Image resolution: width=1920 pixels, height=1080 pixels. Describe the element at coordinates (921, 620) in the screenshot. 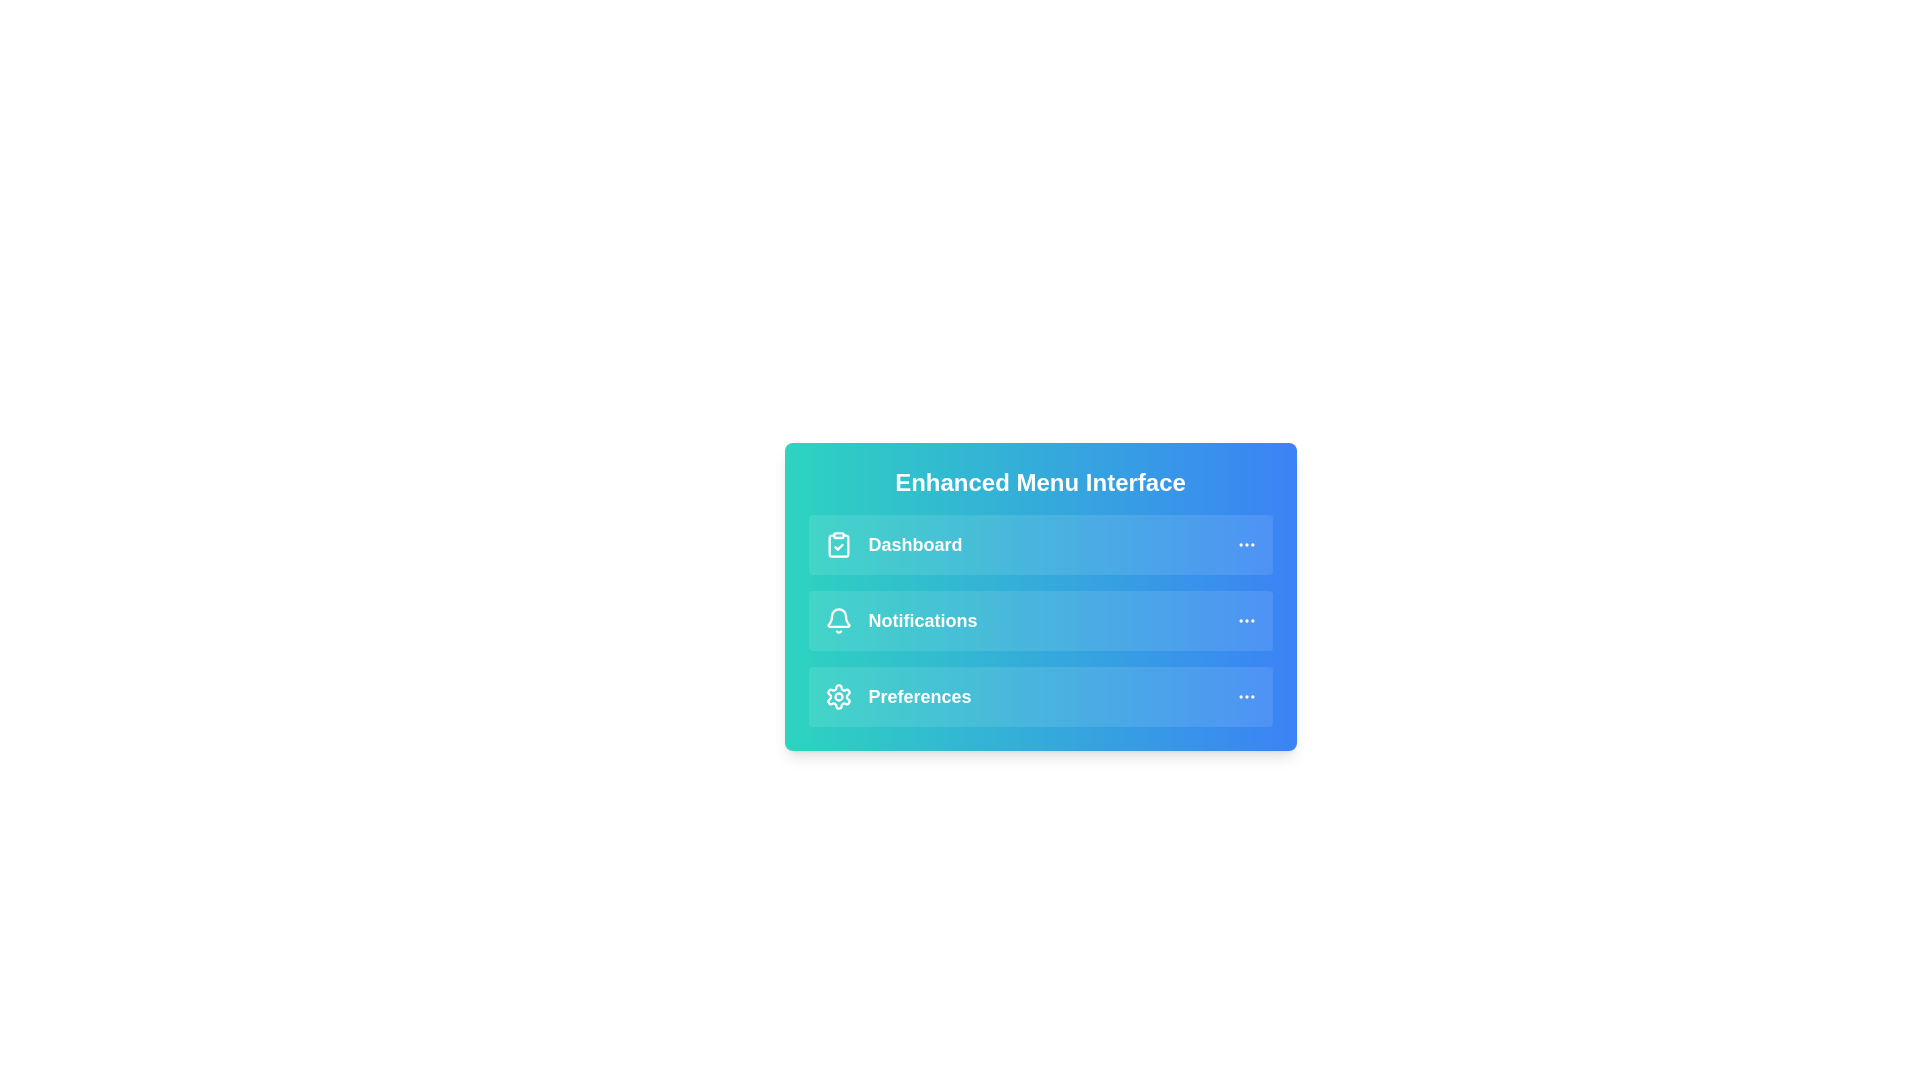

I see `the 'Notifications' text label, which is styled in a bold, large font and positioned within a menu area with a gradient background, aligned with a bell icon to its left` at that location.